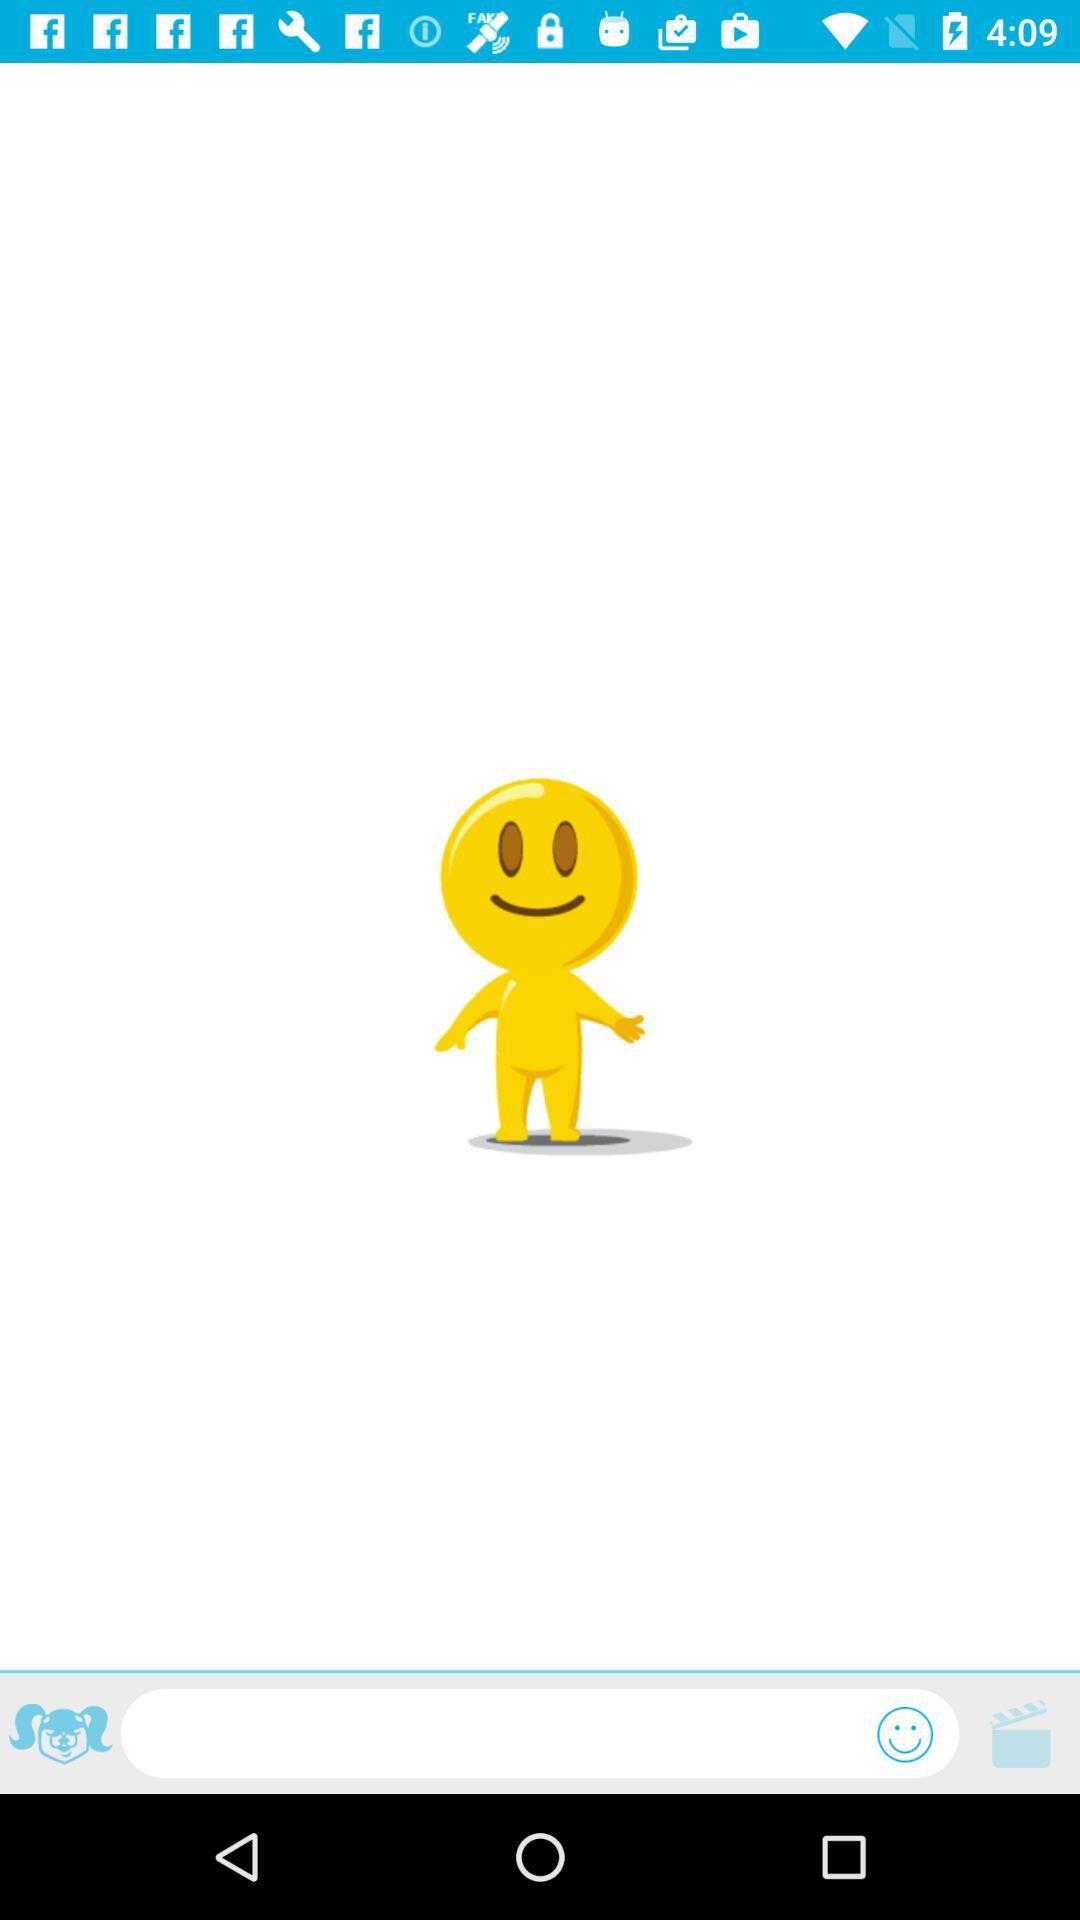 This screenshot has height=1920, width=1080. What do you see at coordinates (498, 1732) in the screenshot?
I see `typing box` at bounding box center [498, 1732].